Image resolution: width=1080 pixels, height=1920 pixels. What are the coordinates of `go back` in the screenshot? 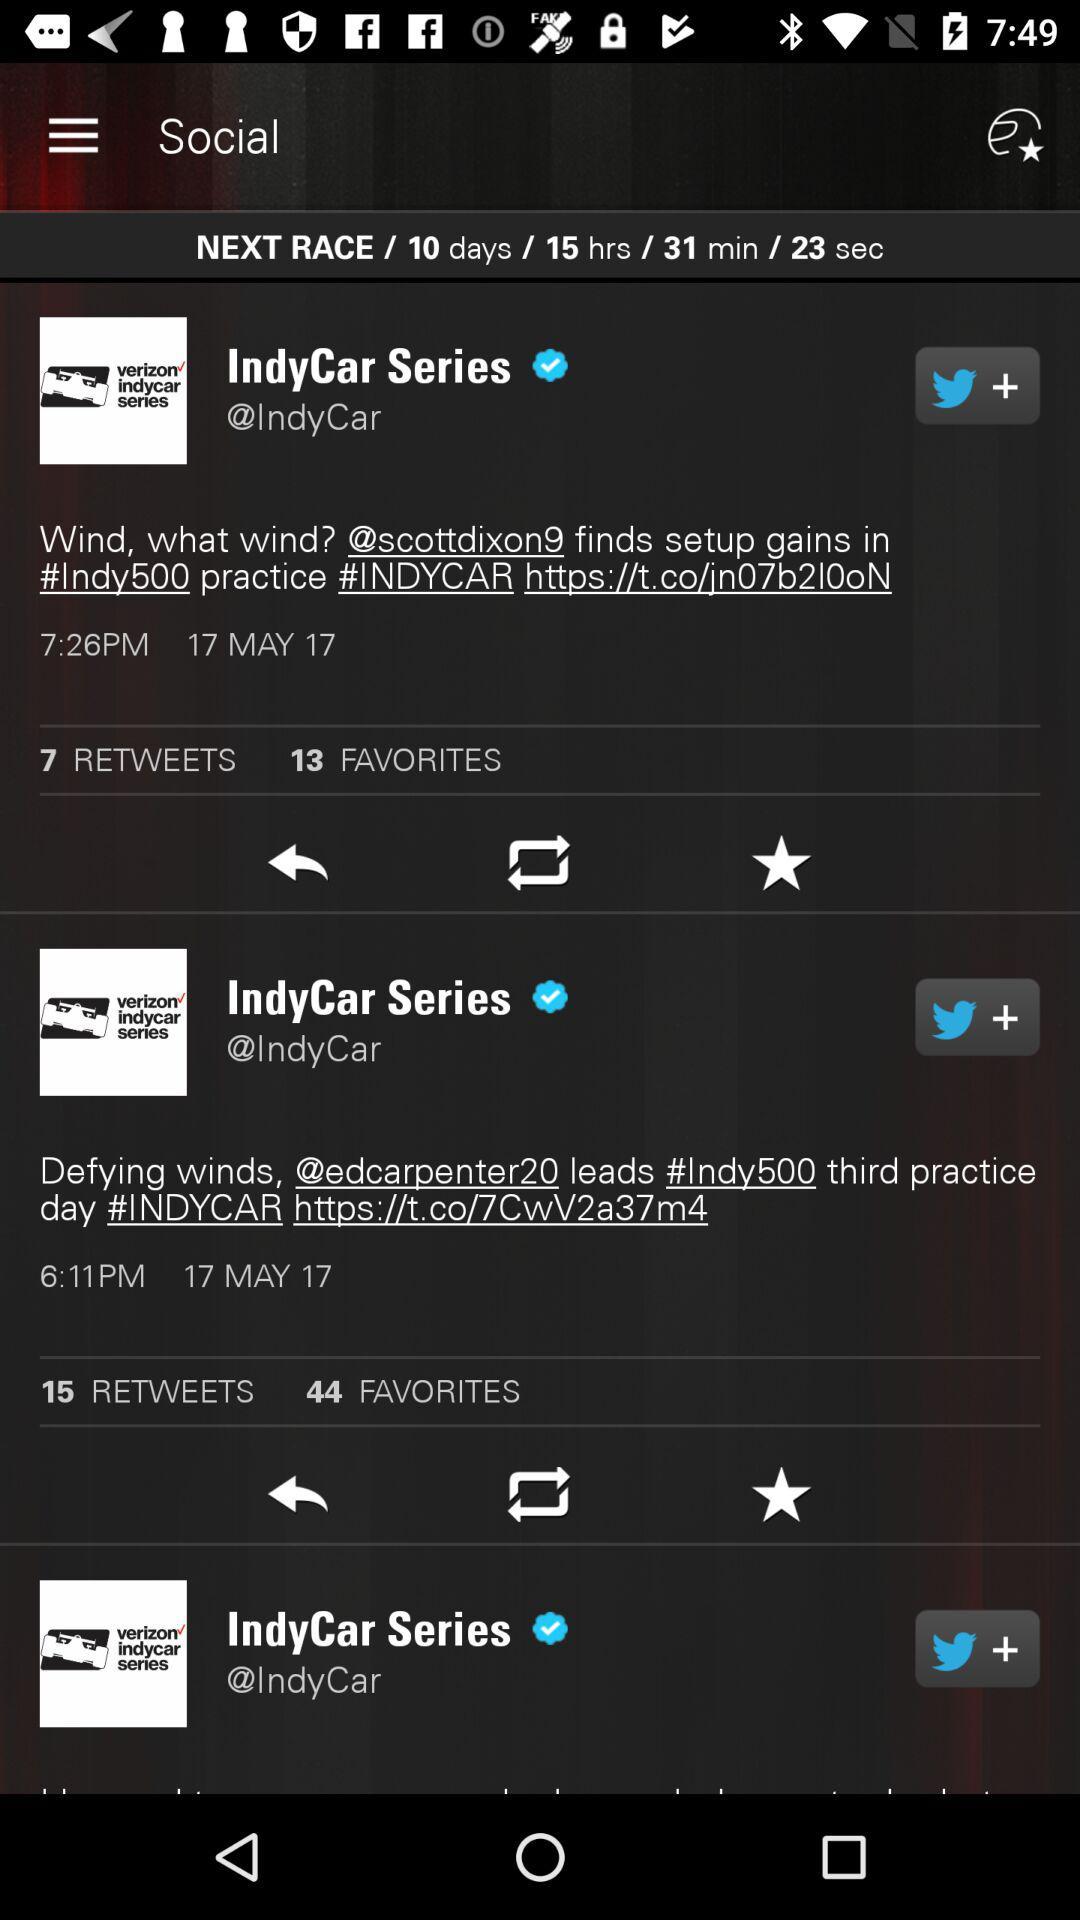 It's located at (297, 1500).